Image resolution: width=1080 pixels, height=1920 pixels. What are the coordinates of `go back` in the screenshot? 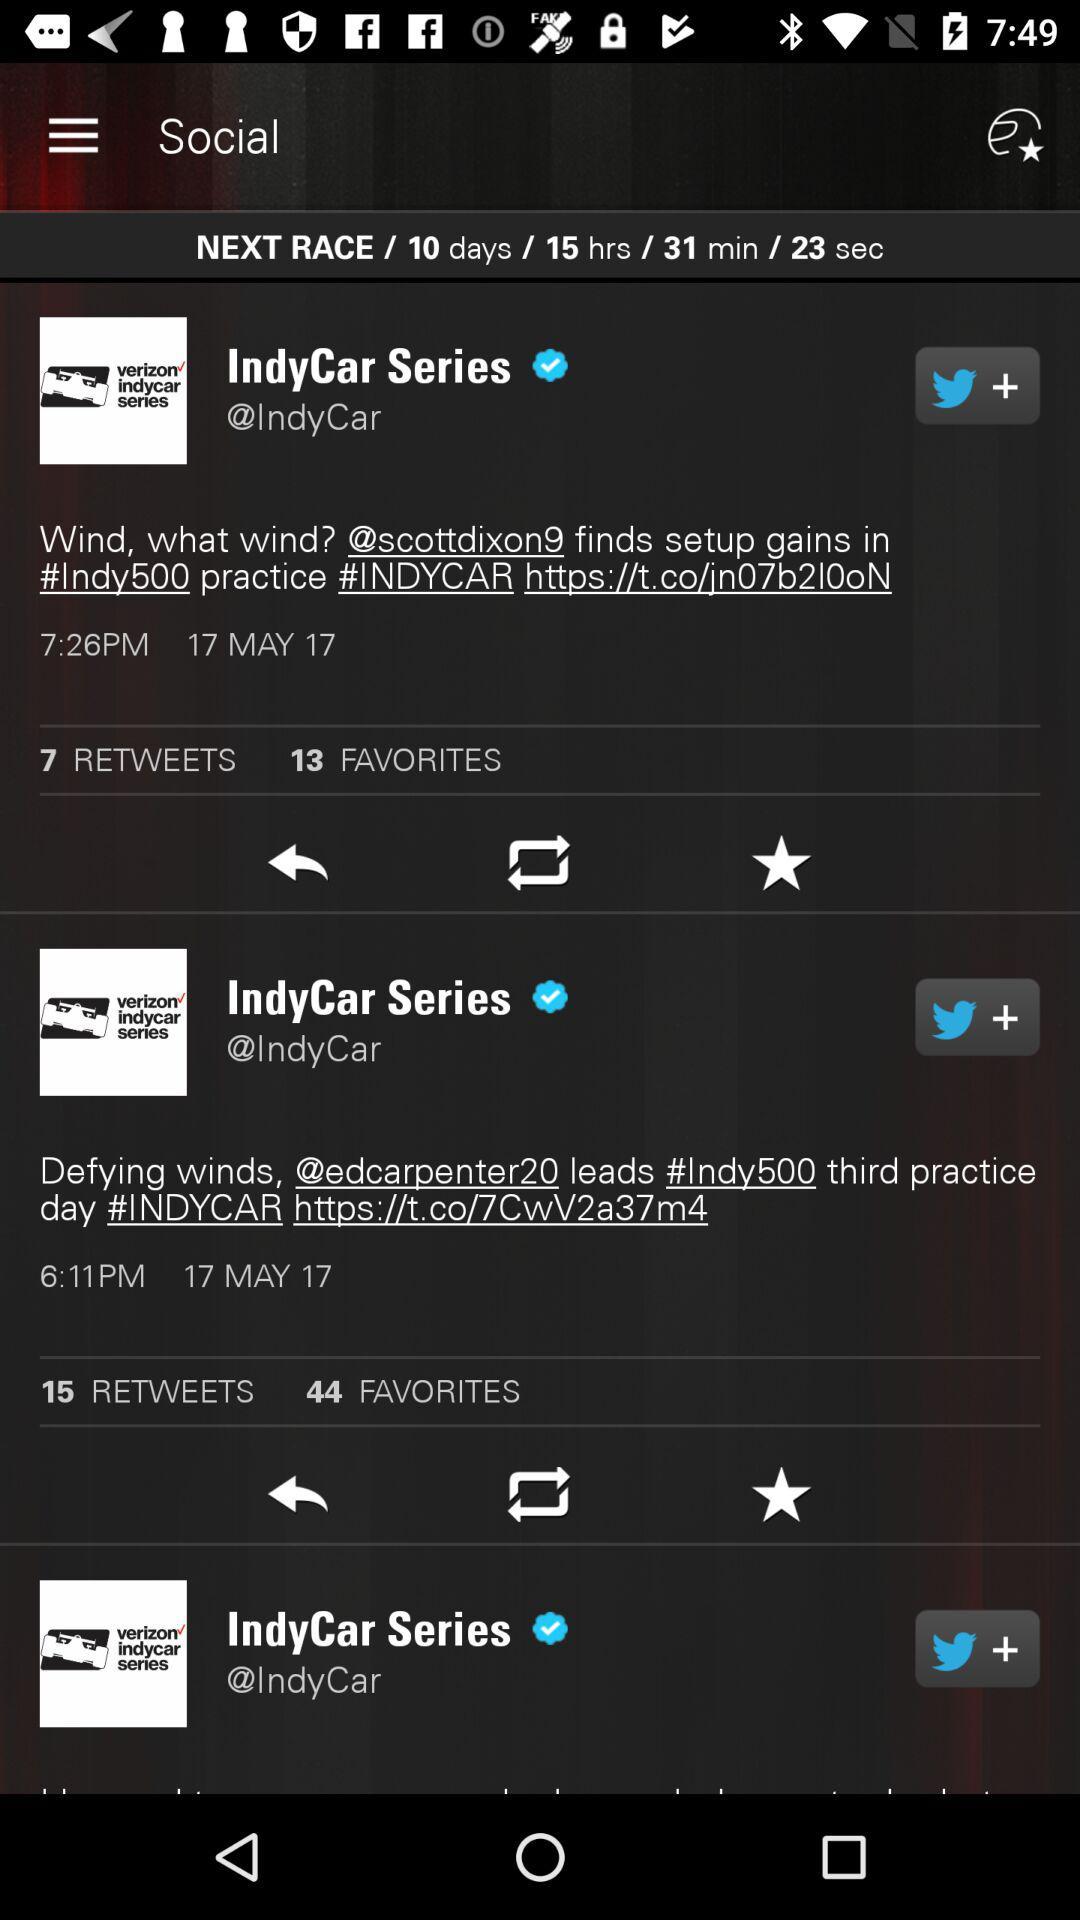 It's located at (297, 1500).